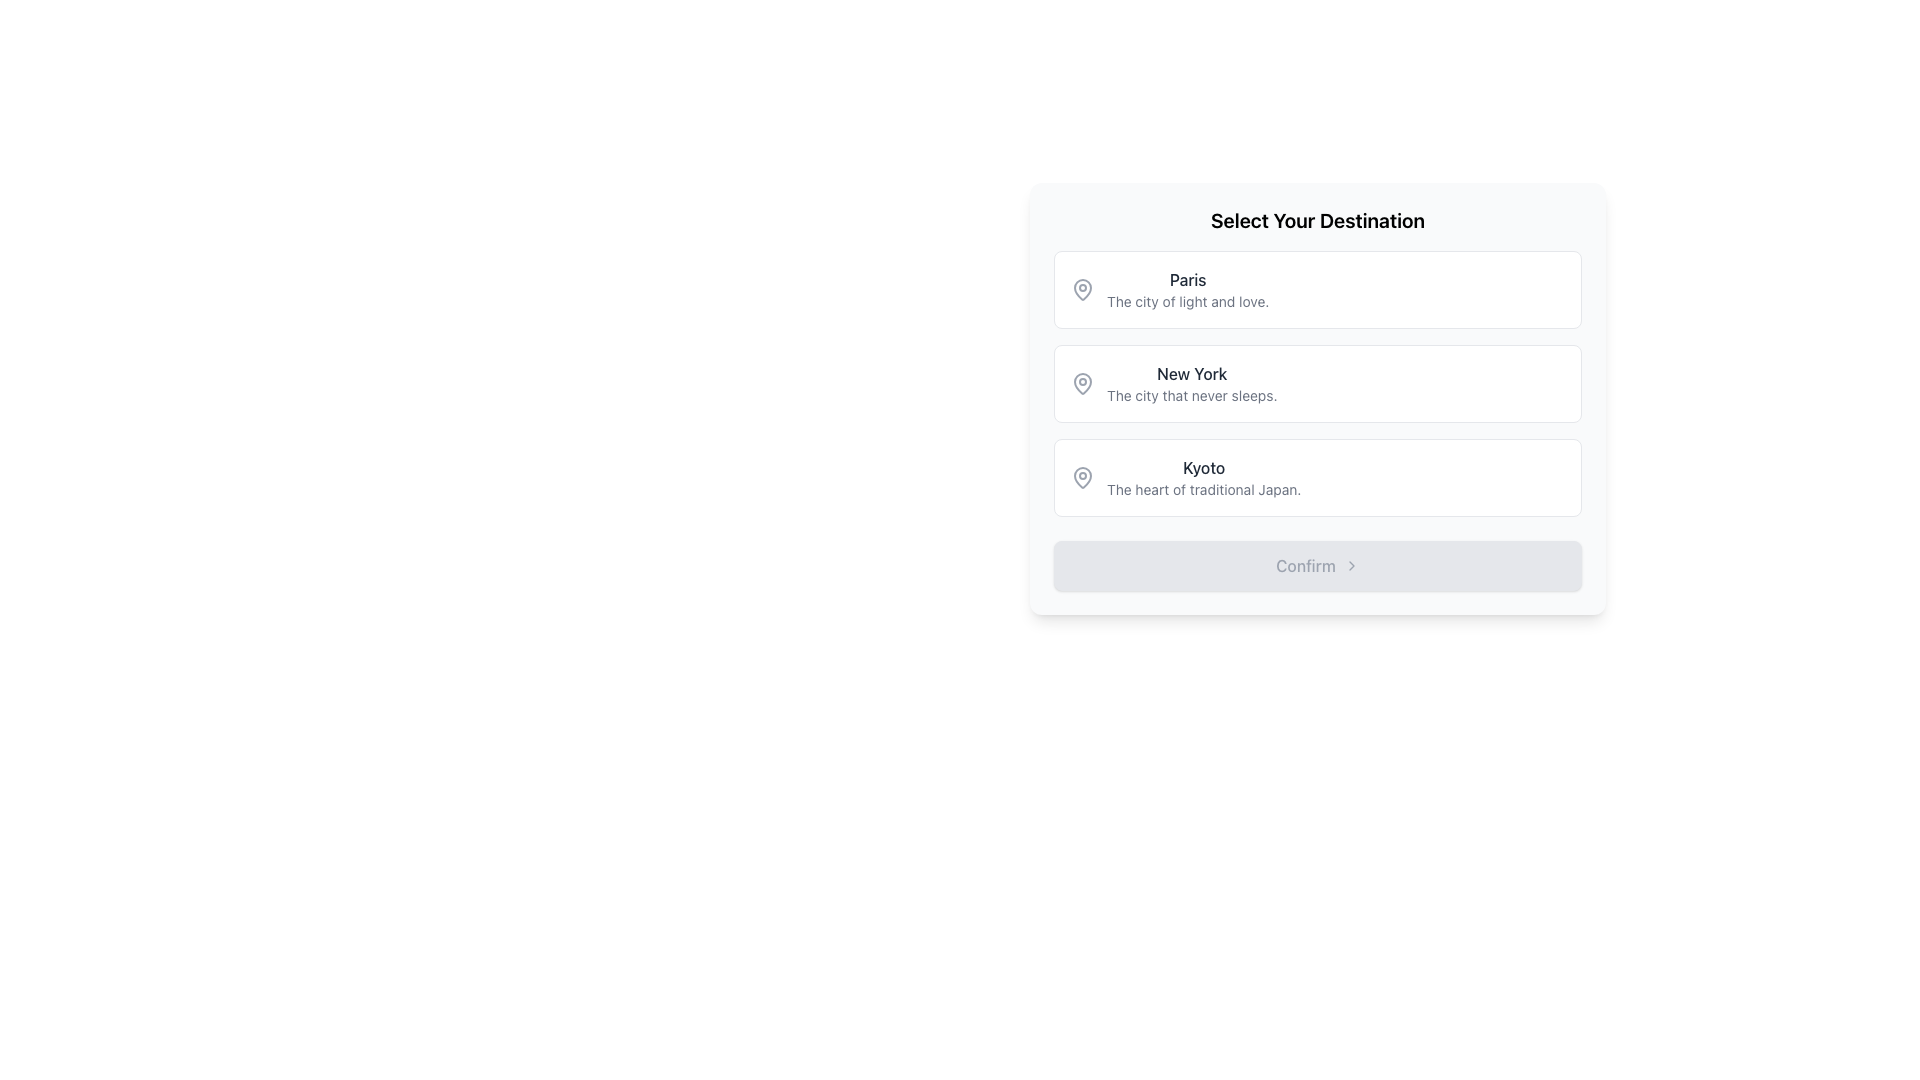 This screenshot has height=1080, width=1920. I want to click on text label indicating 'Paris' as the first destination option in the selection list, located at the top of the rectangular card, so click(1188, 280).